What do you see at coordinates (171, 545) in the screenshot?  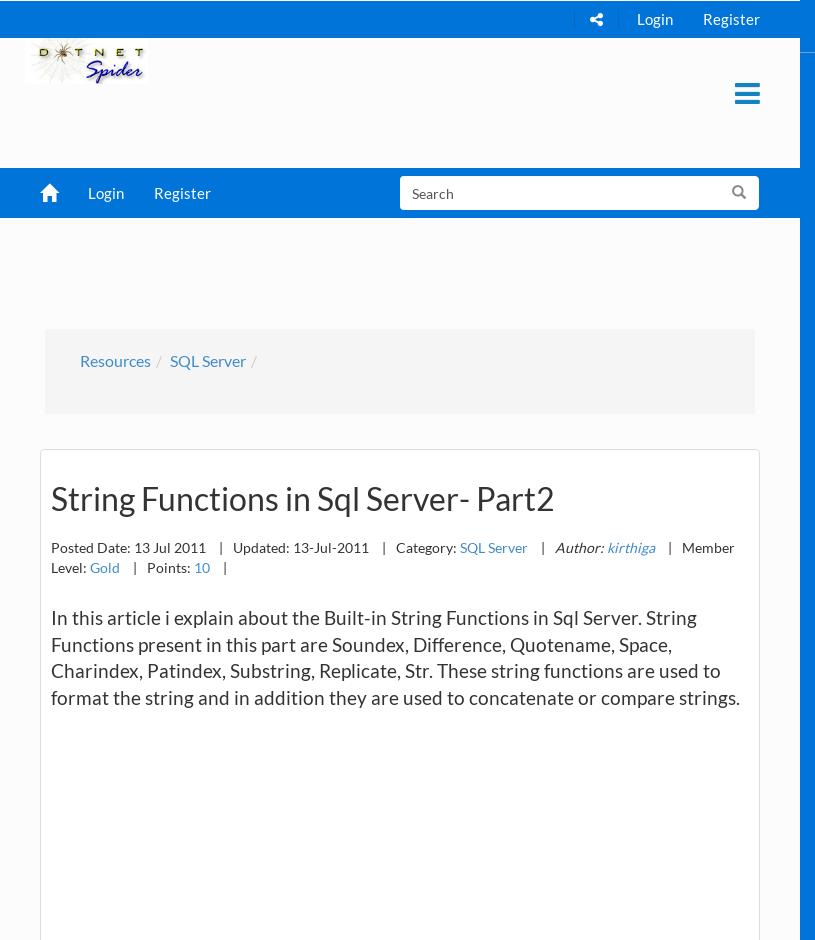 I see `'13 Jul 2011'` at bounding box center [171, 545].